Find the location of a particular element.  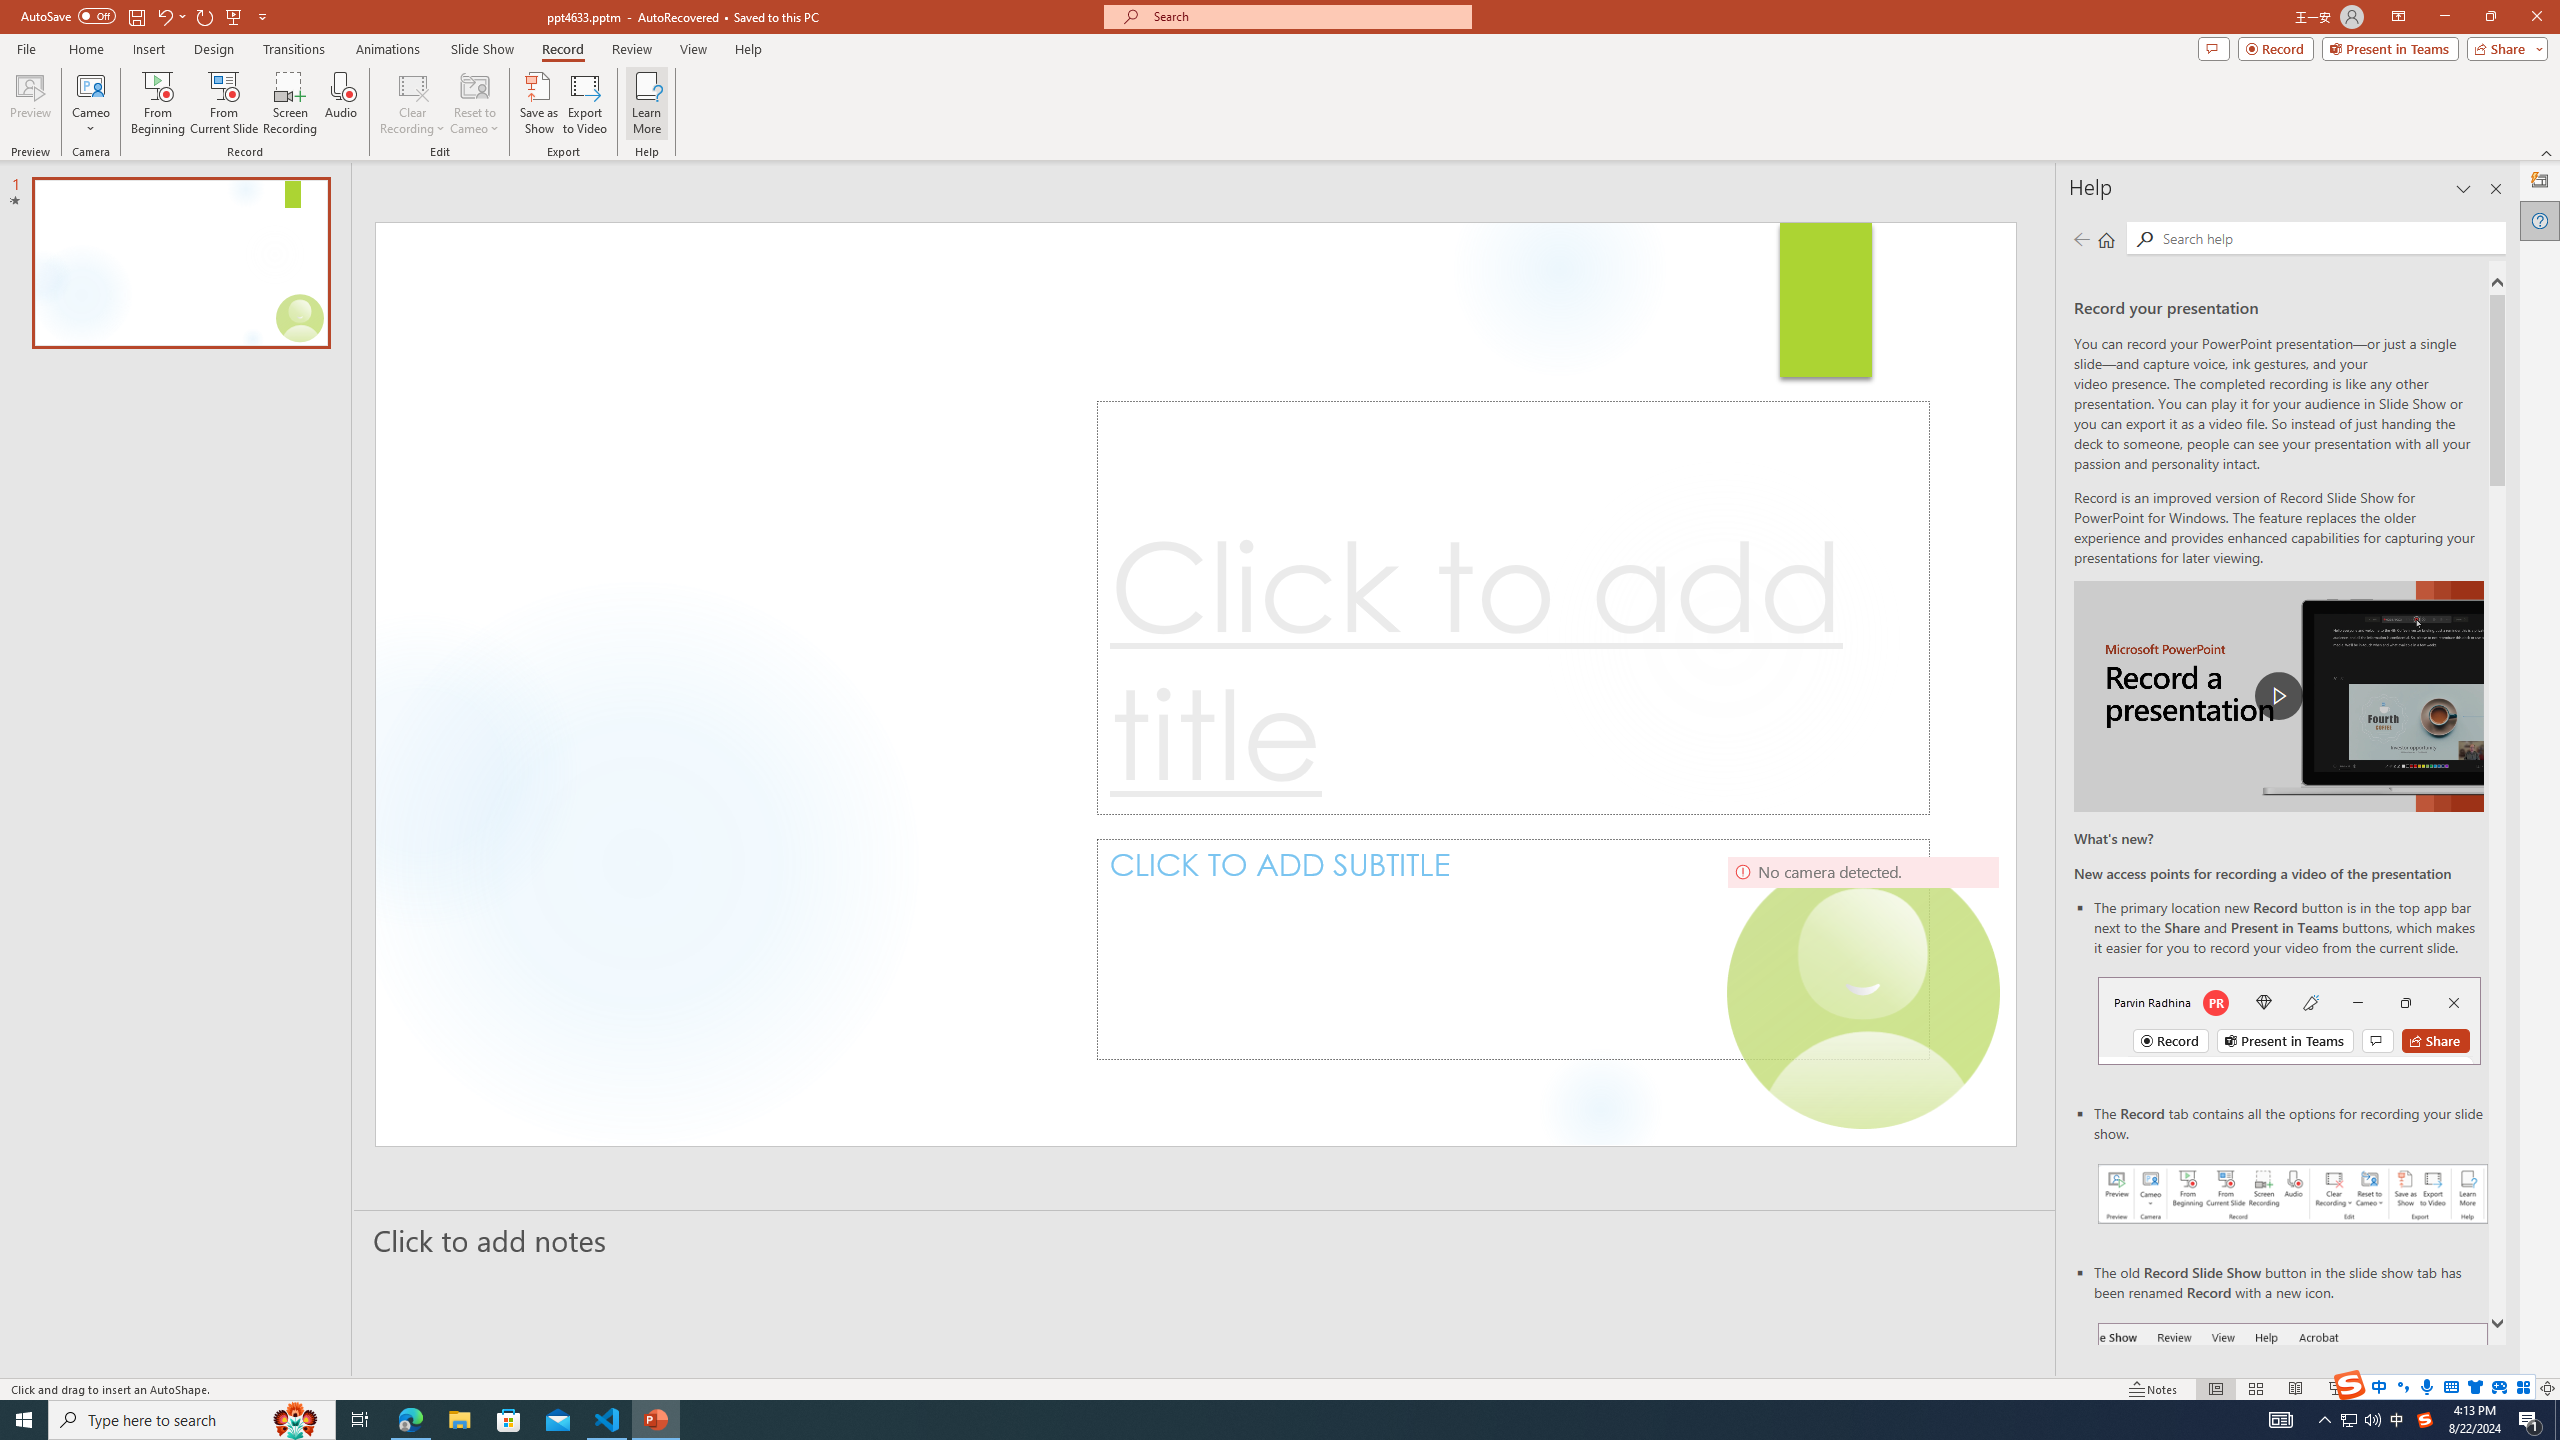

'Cameo' is located at coordinates (89, 84).